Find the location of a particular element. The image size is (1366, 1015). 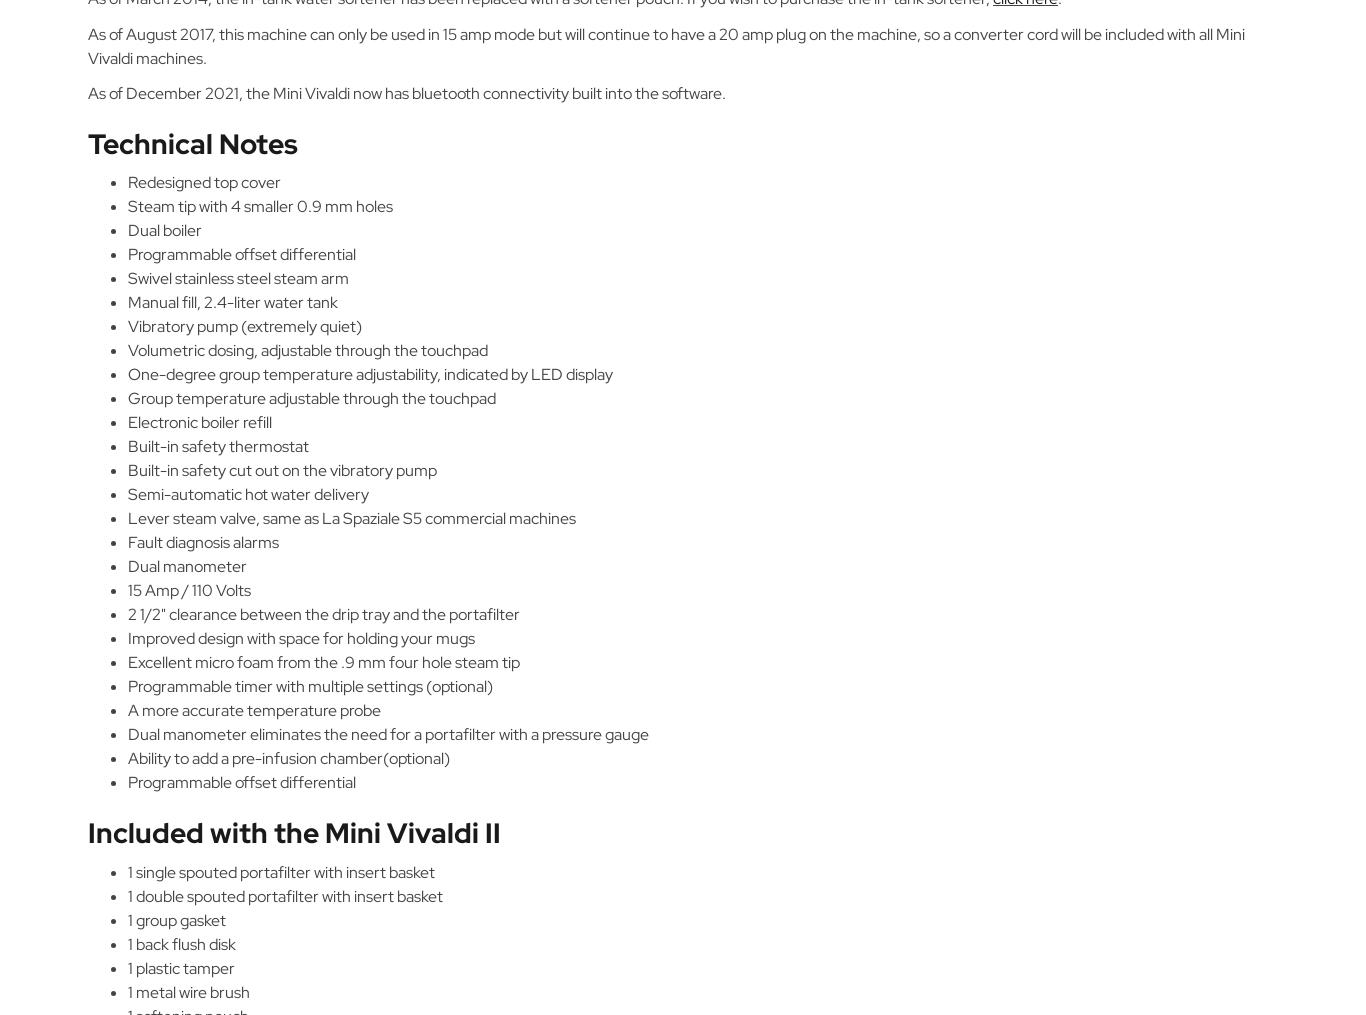

'Swivel stainless steel steam arm' is located at coordinates (238, 278).